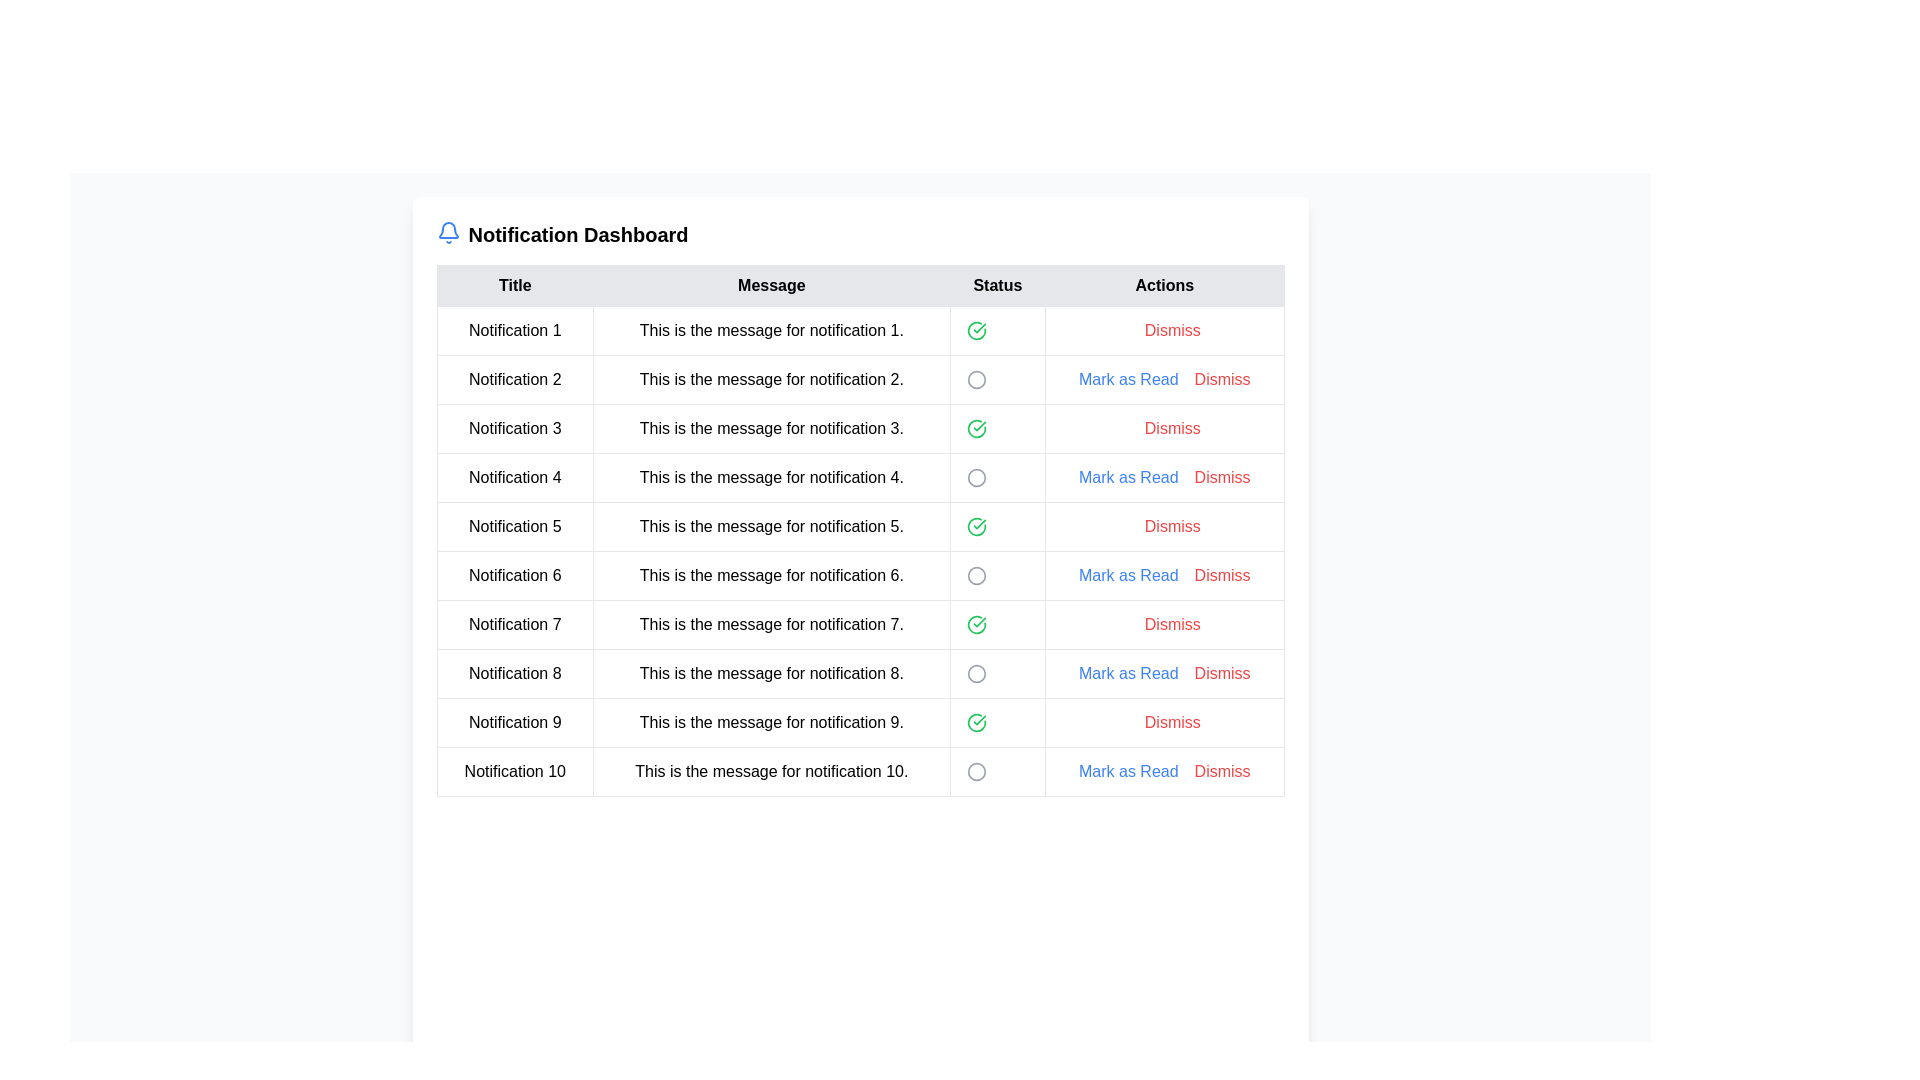 This screenshot has width=1920, height=1080. Describe the element at coordinates (770, 427) in the screenshot. I see `the 'Message' text label of 'Notification 3' in the notification dashboard, which is the second item in the corresponding row` at that location.